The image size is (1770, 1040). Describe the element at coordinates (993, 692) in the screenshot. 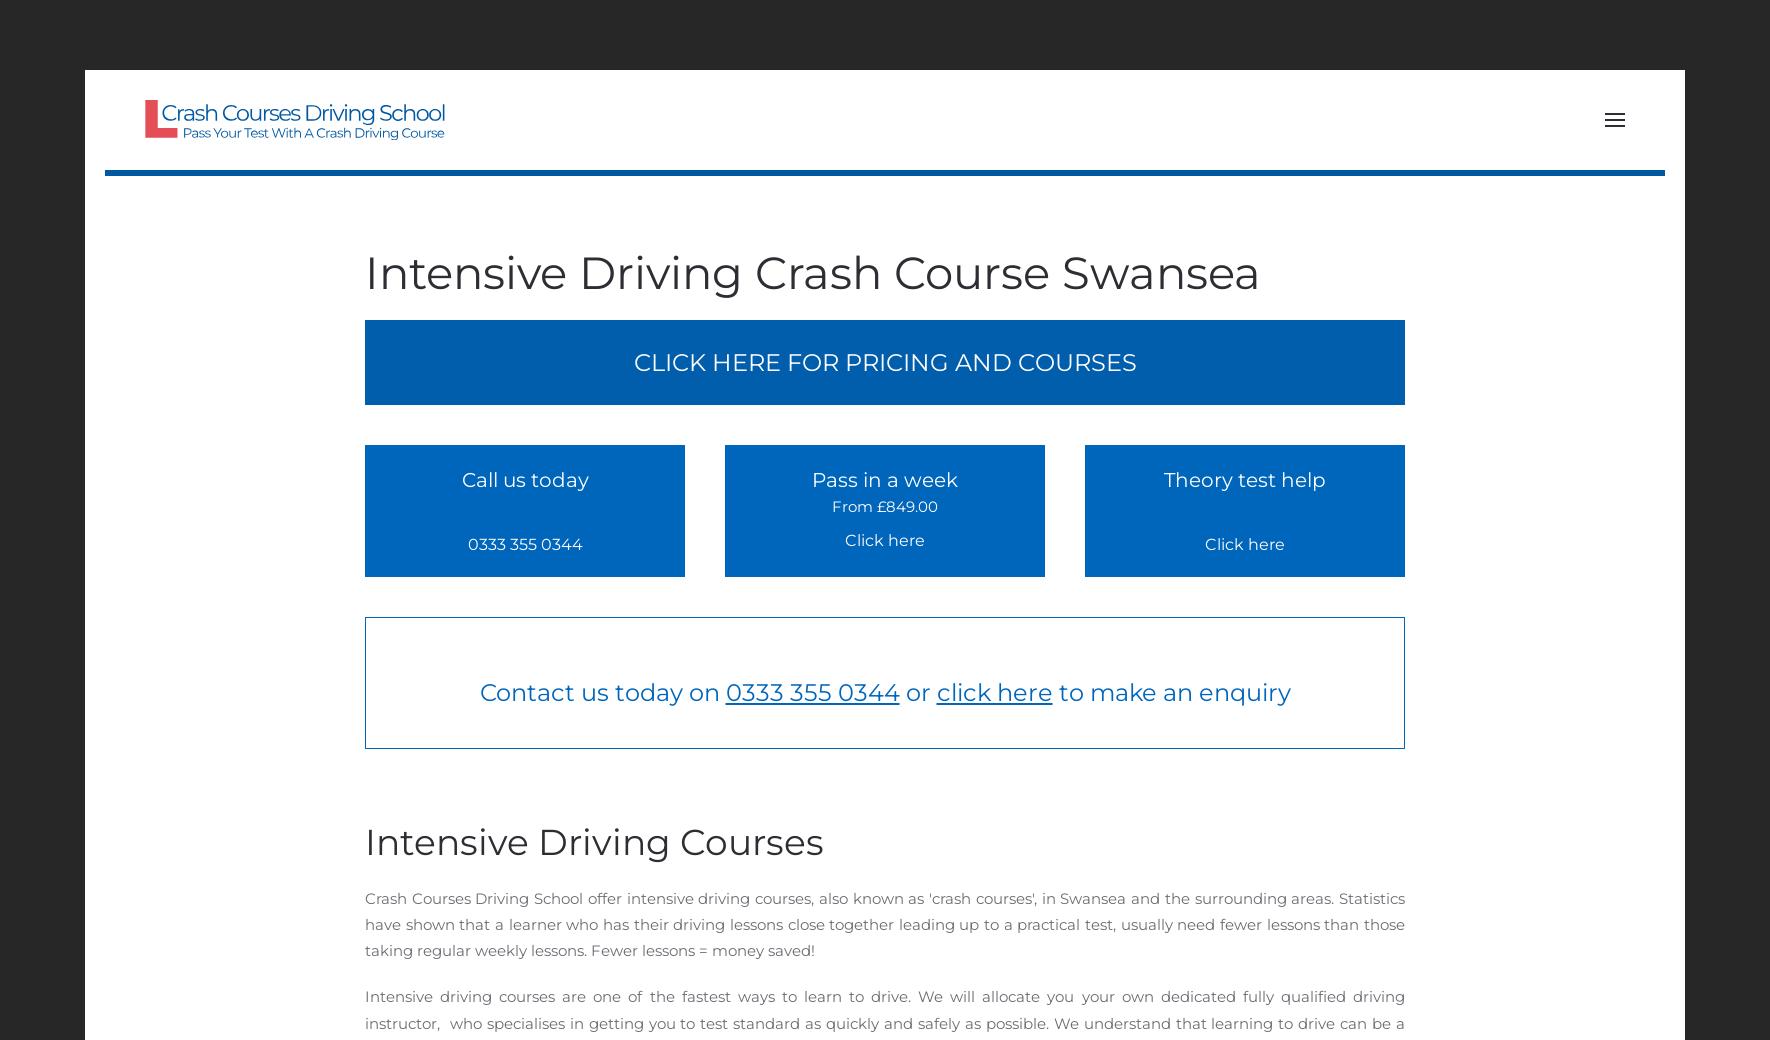

I see `'click here'` at that location.